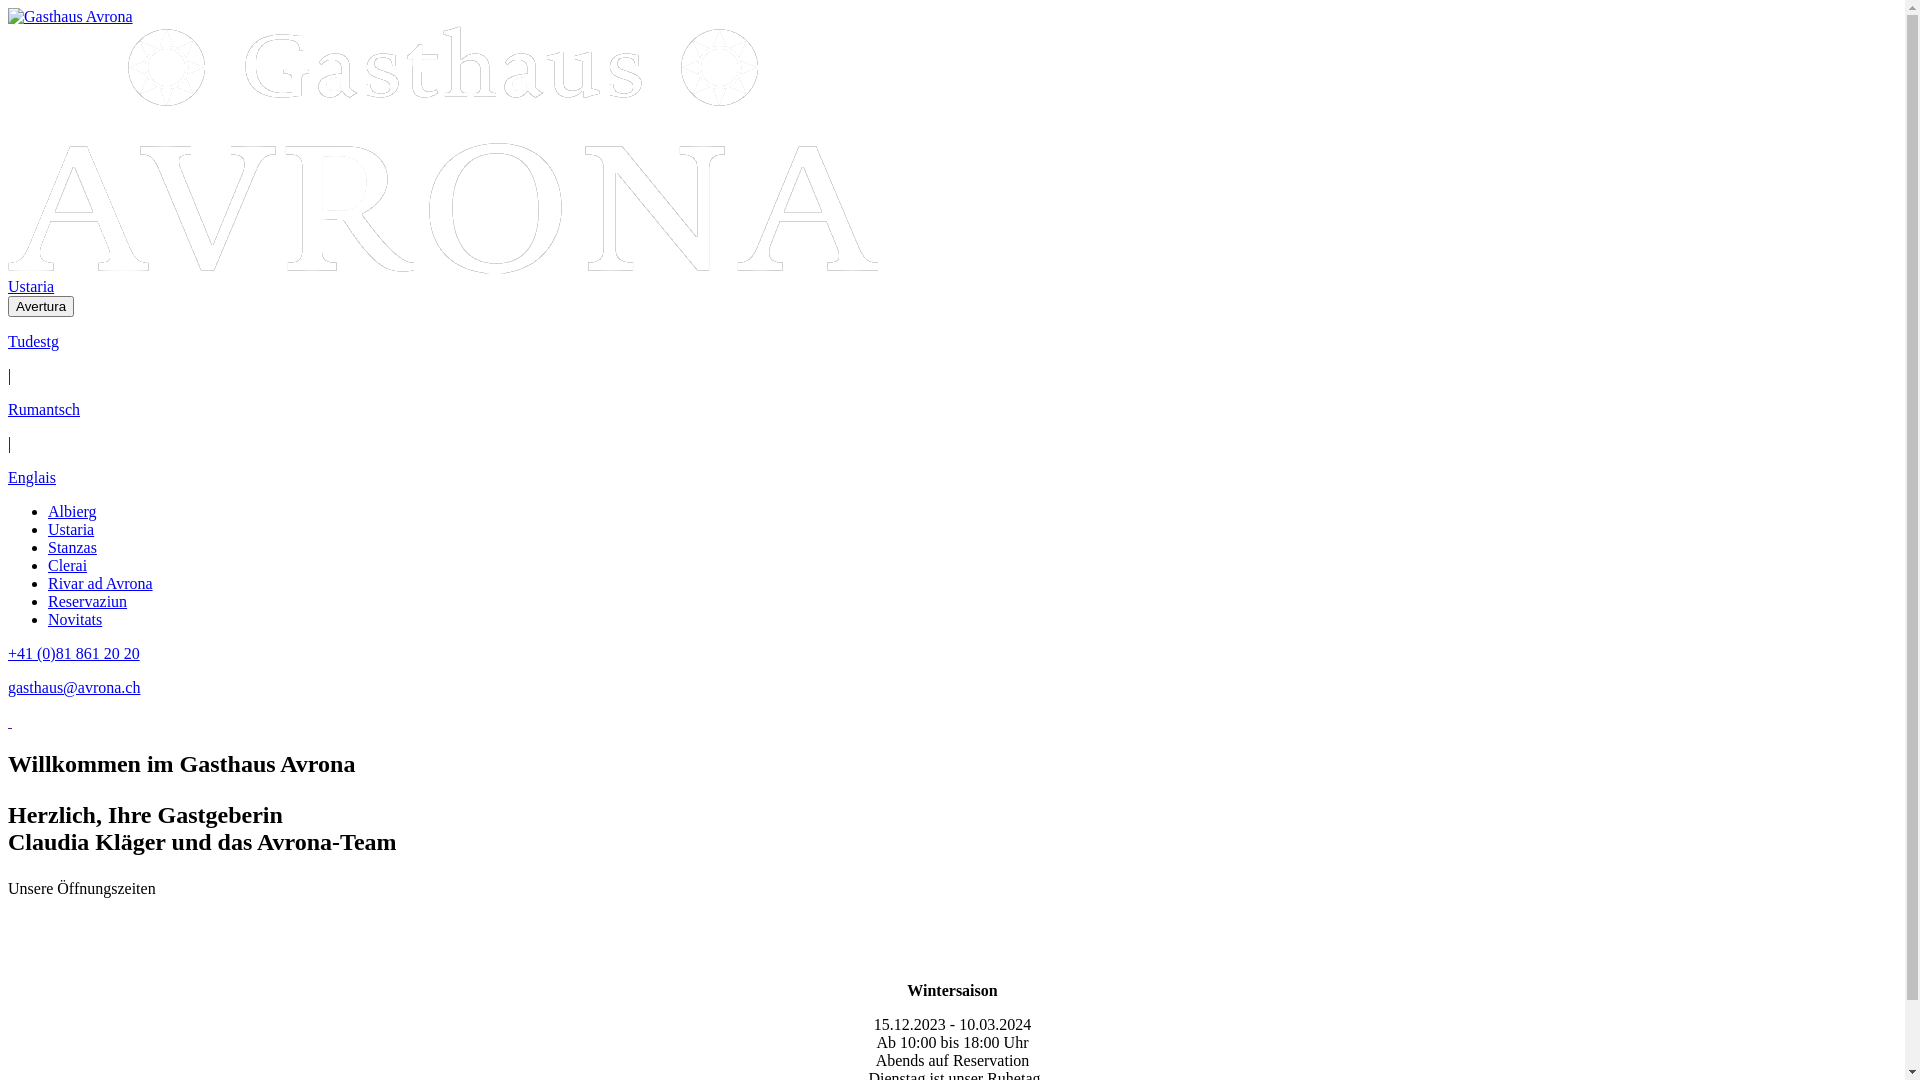  What do you see at coordinates (48, 618) in the screenshot?
I see `'Novitats'` at bounding box center [48, 618].